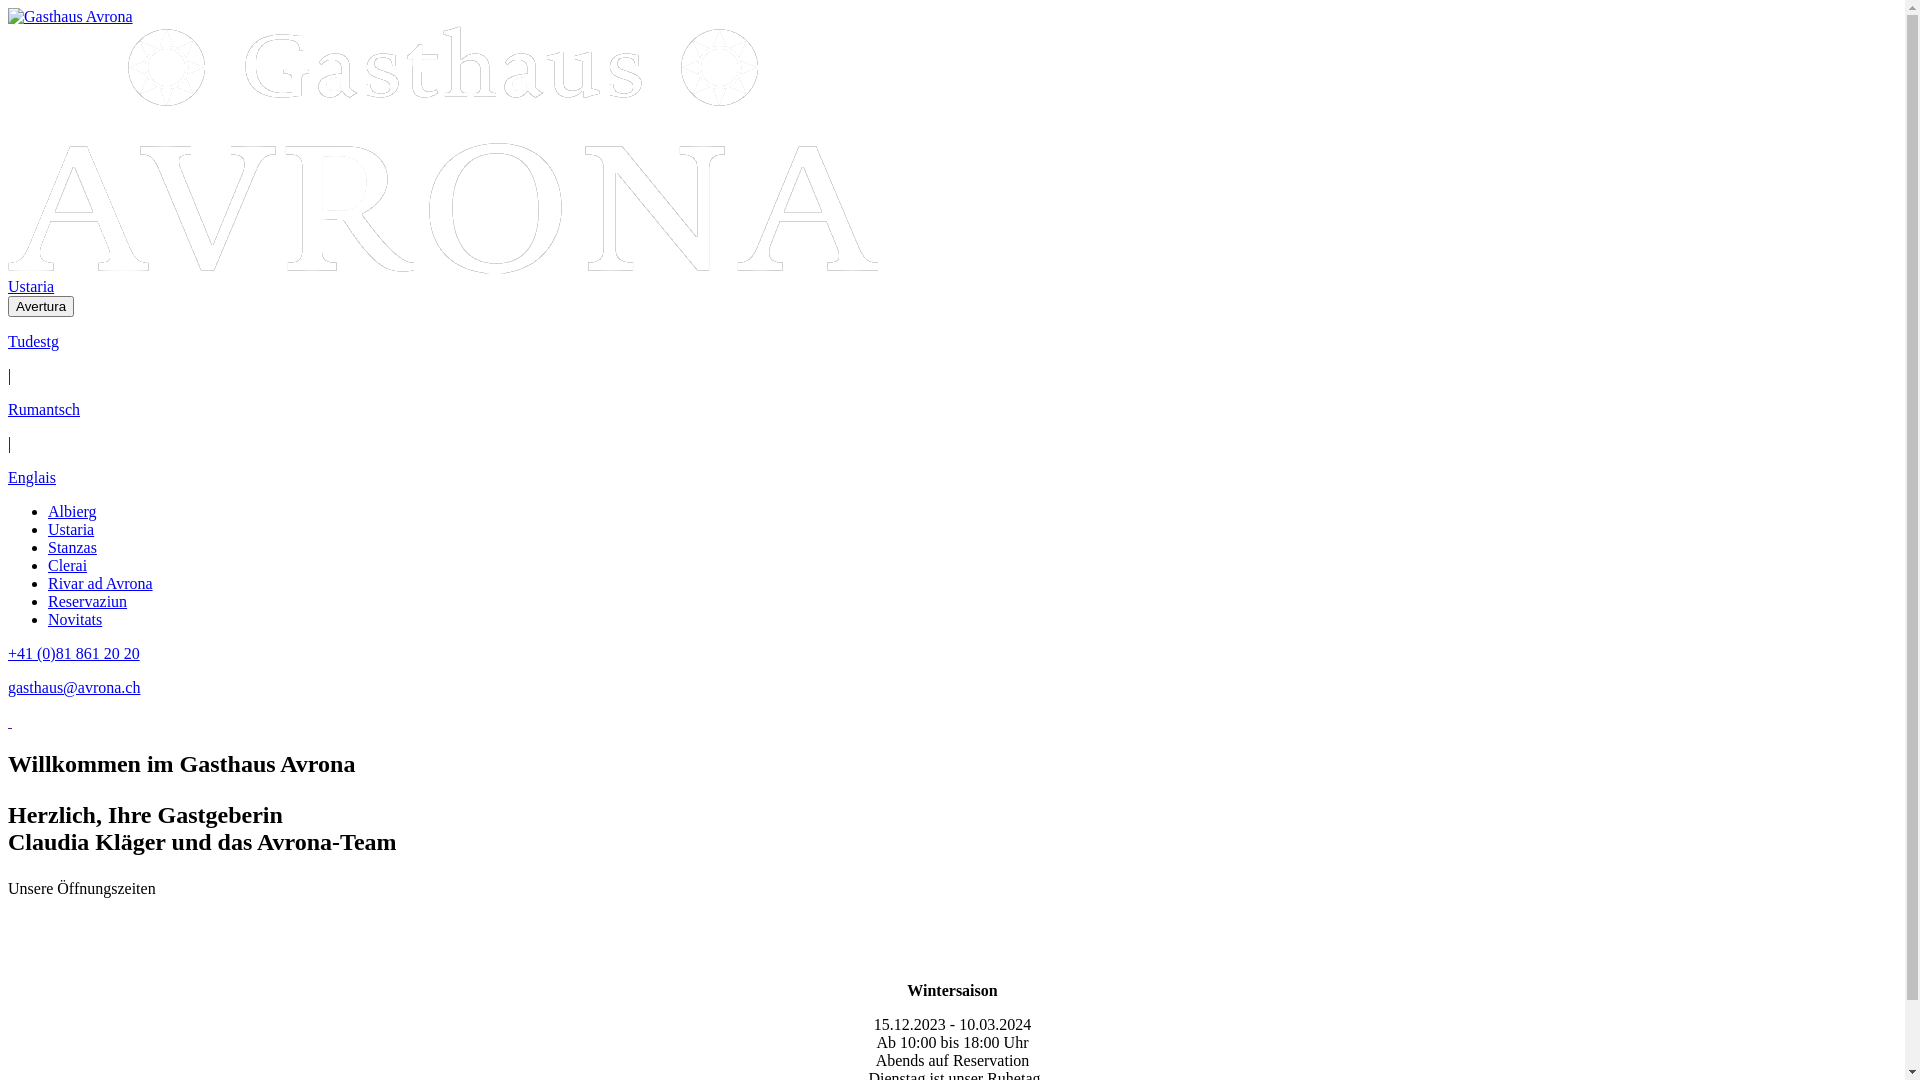  What do you see at coordinates (48, 618) in the screenshot?
I see `'Novitats'` at bounding box center [48, 618].